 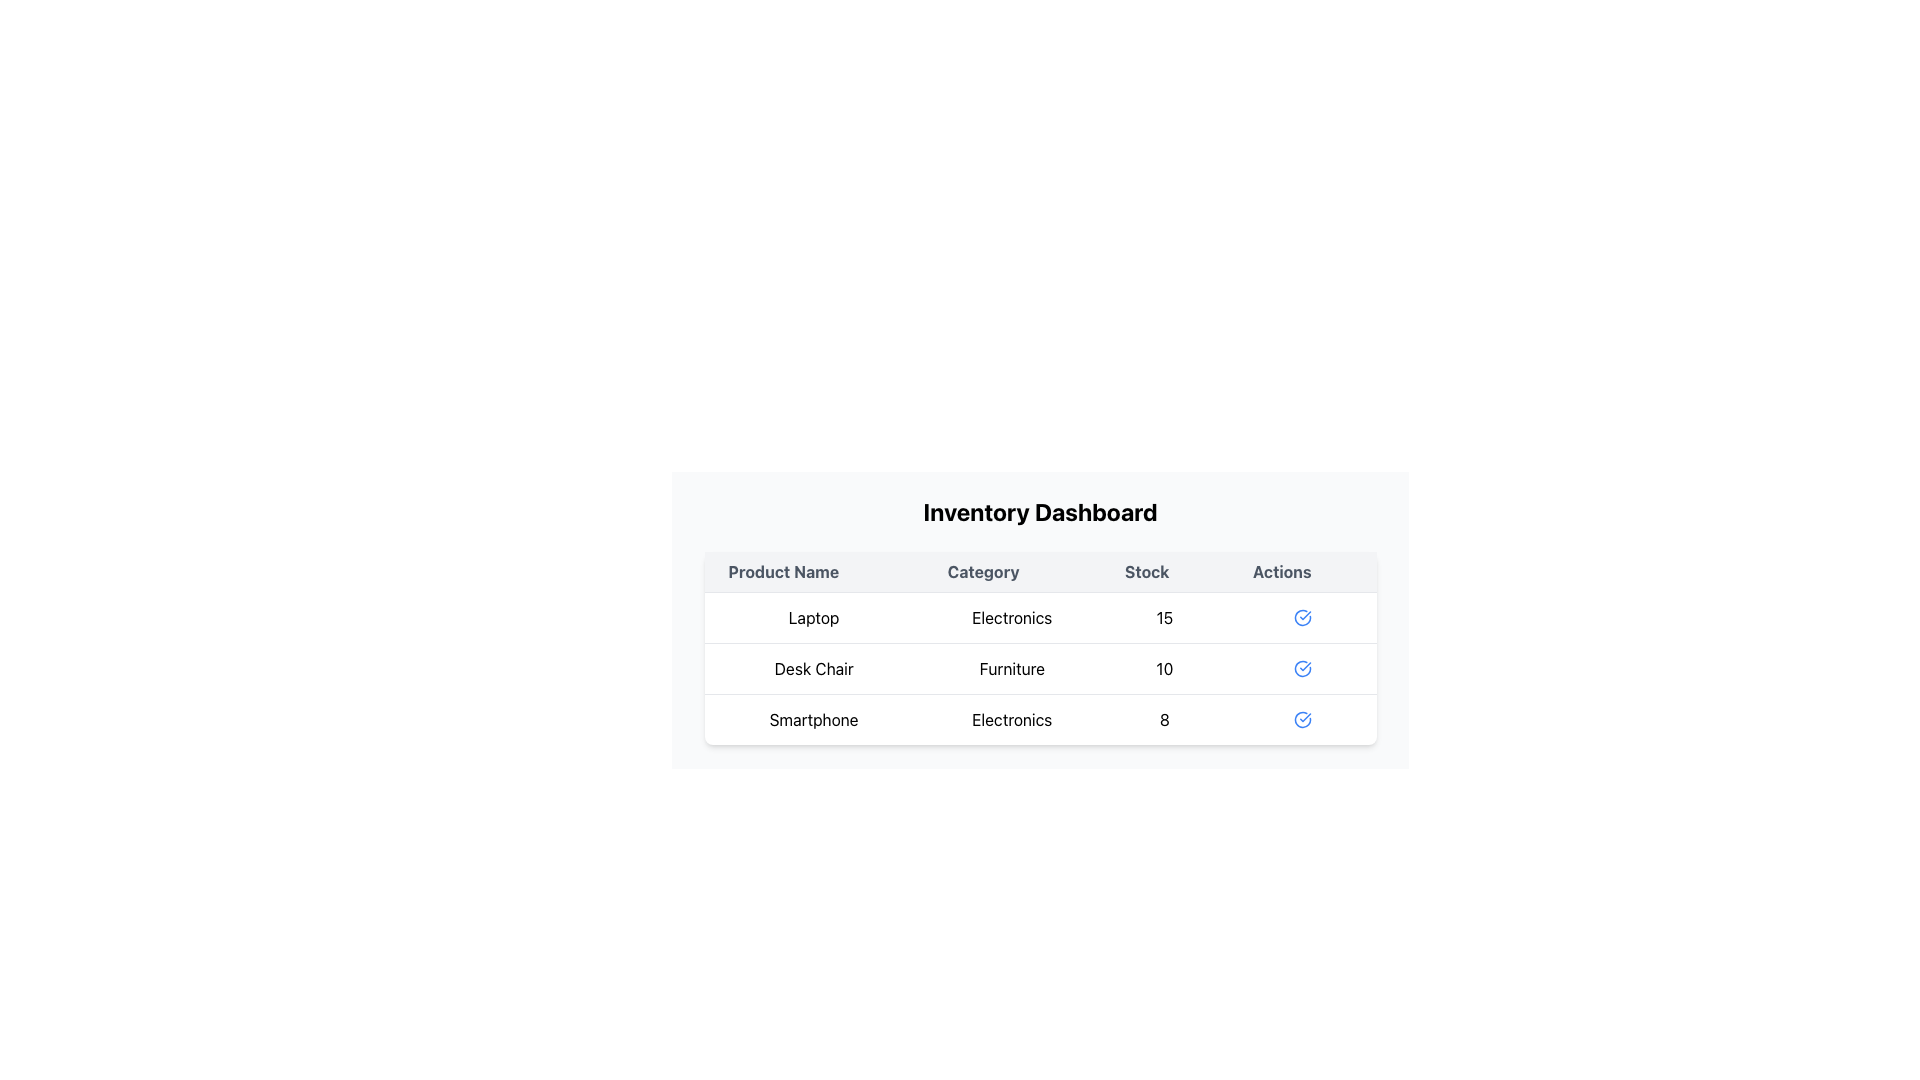 I want to click on the circular checkmark icon in the fourth column of the first row under the 'Actions' column, so click(x=1302, y=616).